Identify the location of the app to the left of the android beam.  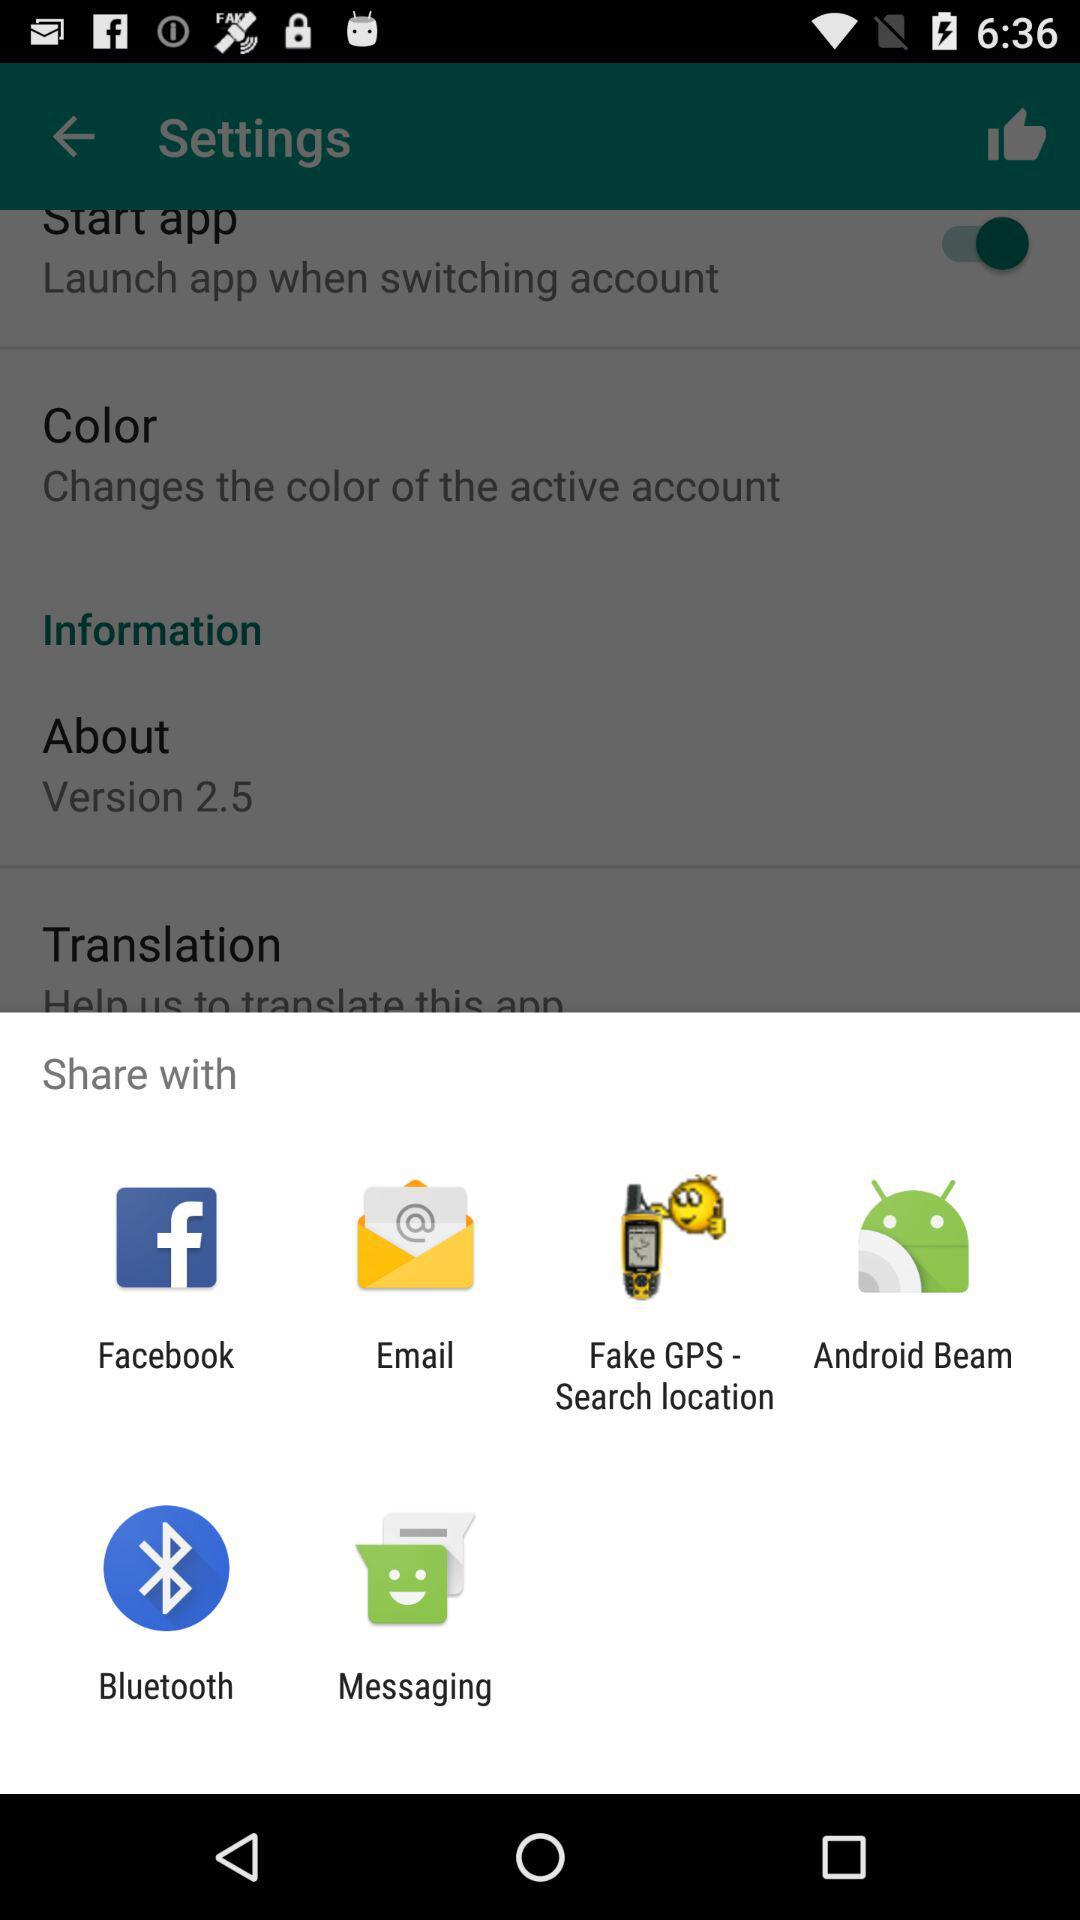
(664, 1374).